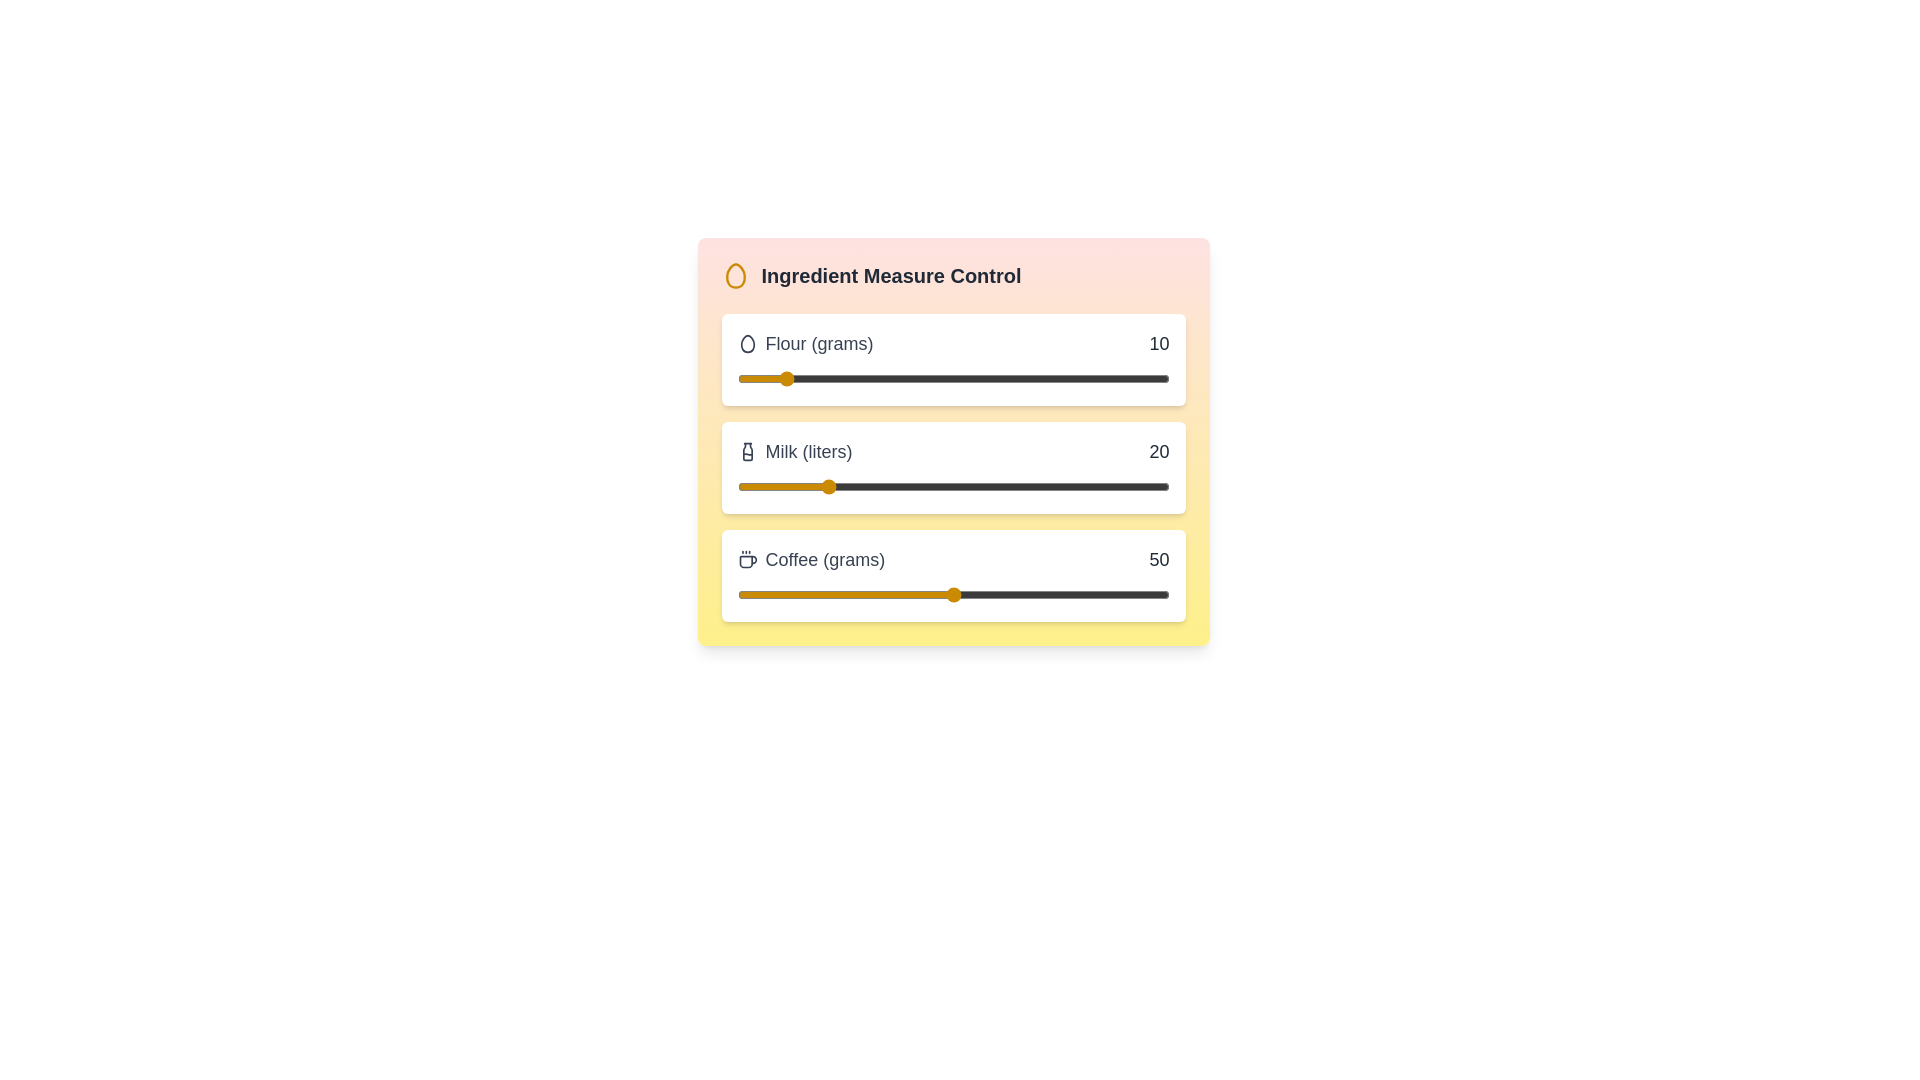  What do you see at coordinates (1064, 486) in the screenshot?
I see `the milk quantity` at bounding box center [1064, 486].